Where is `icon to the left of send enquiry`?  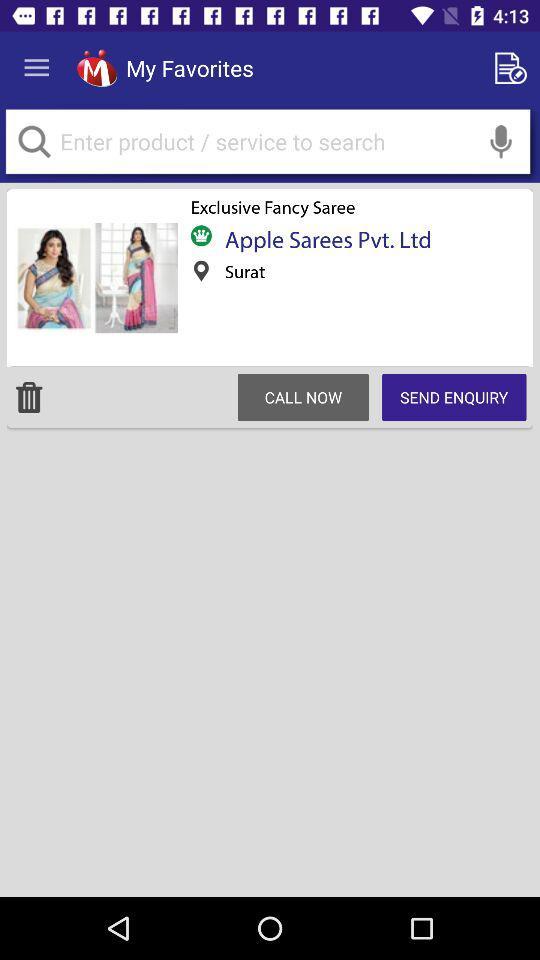 icon to the left of send enquiry is located at coordinates (302, 396).